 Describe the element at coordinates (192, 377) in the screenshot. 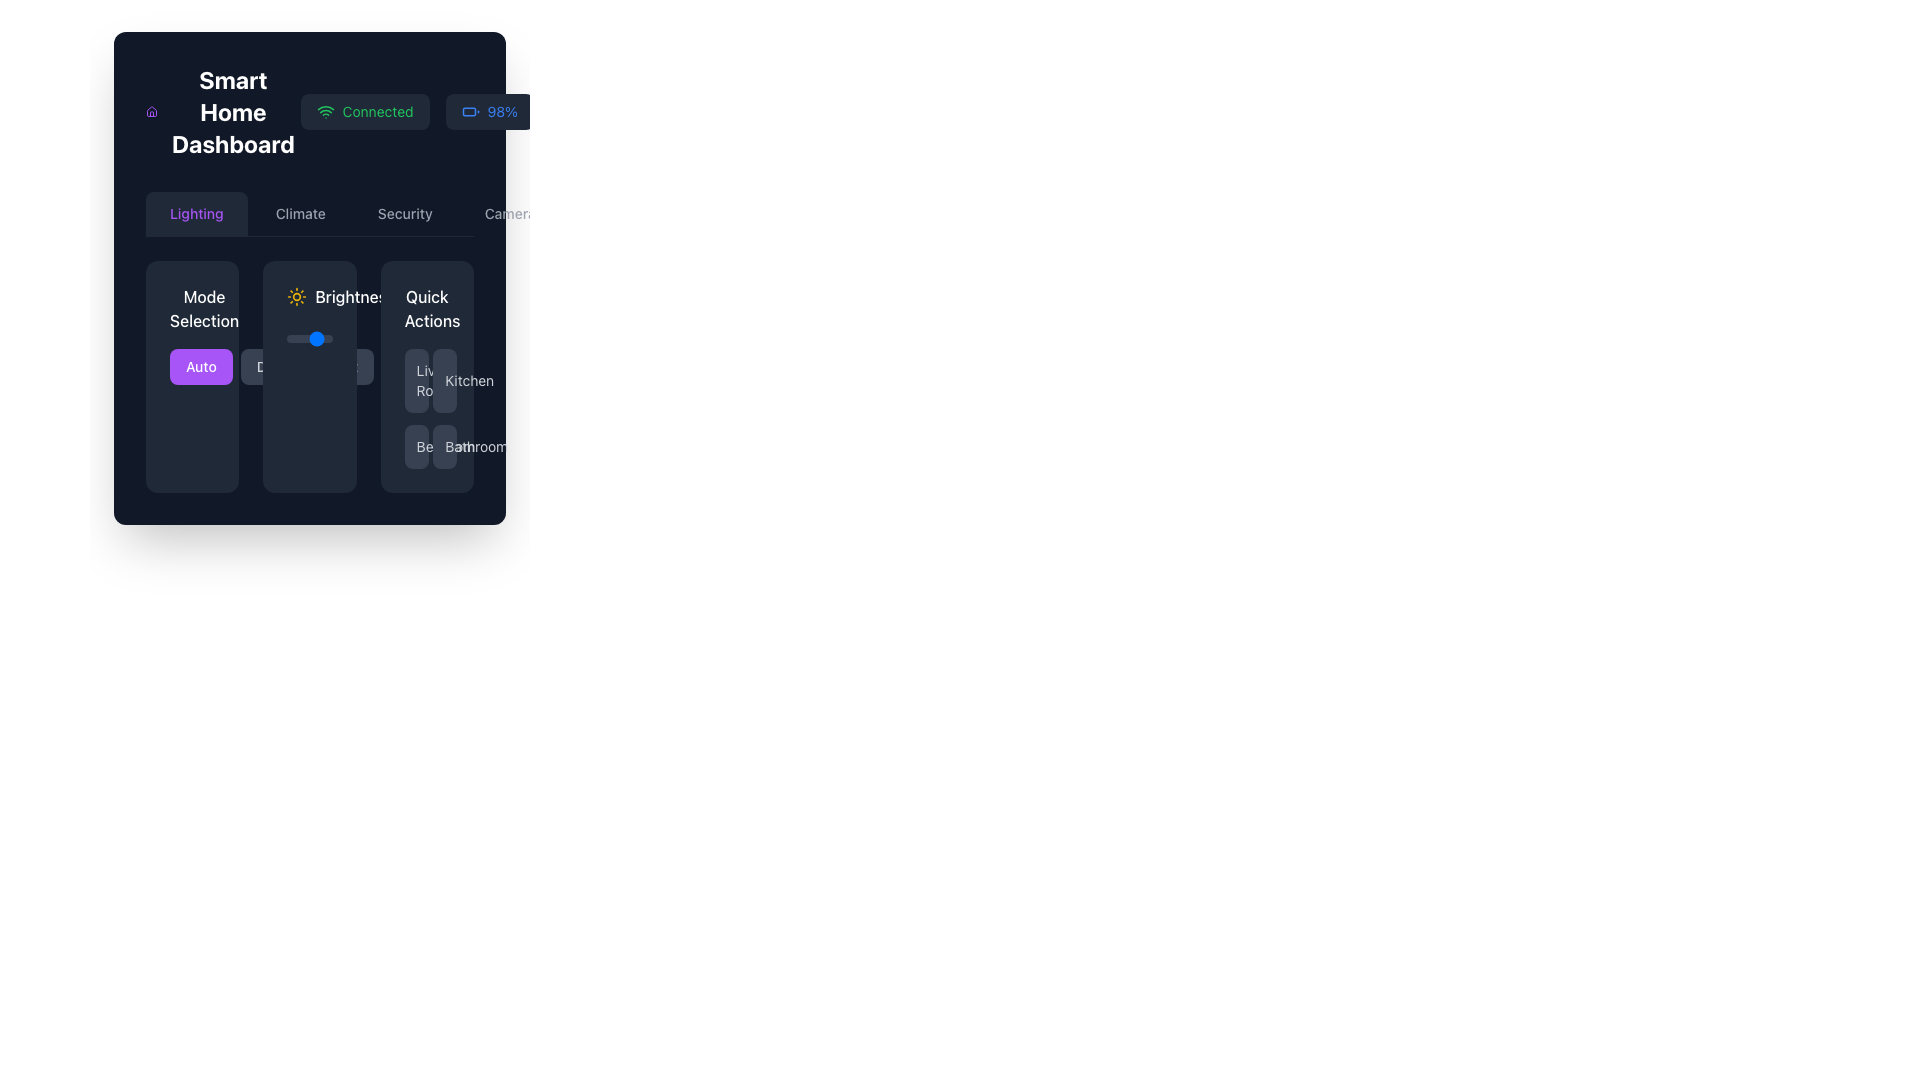

I see `the 'Auto' button located in the top-left corner of the dashboard` at that location.